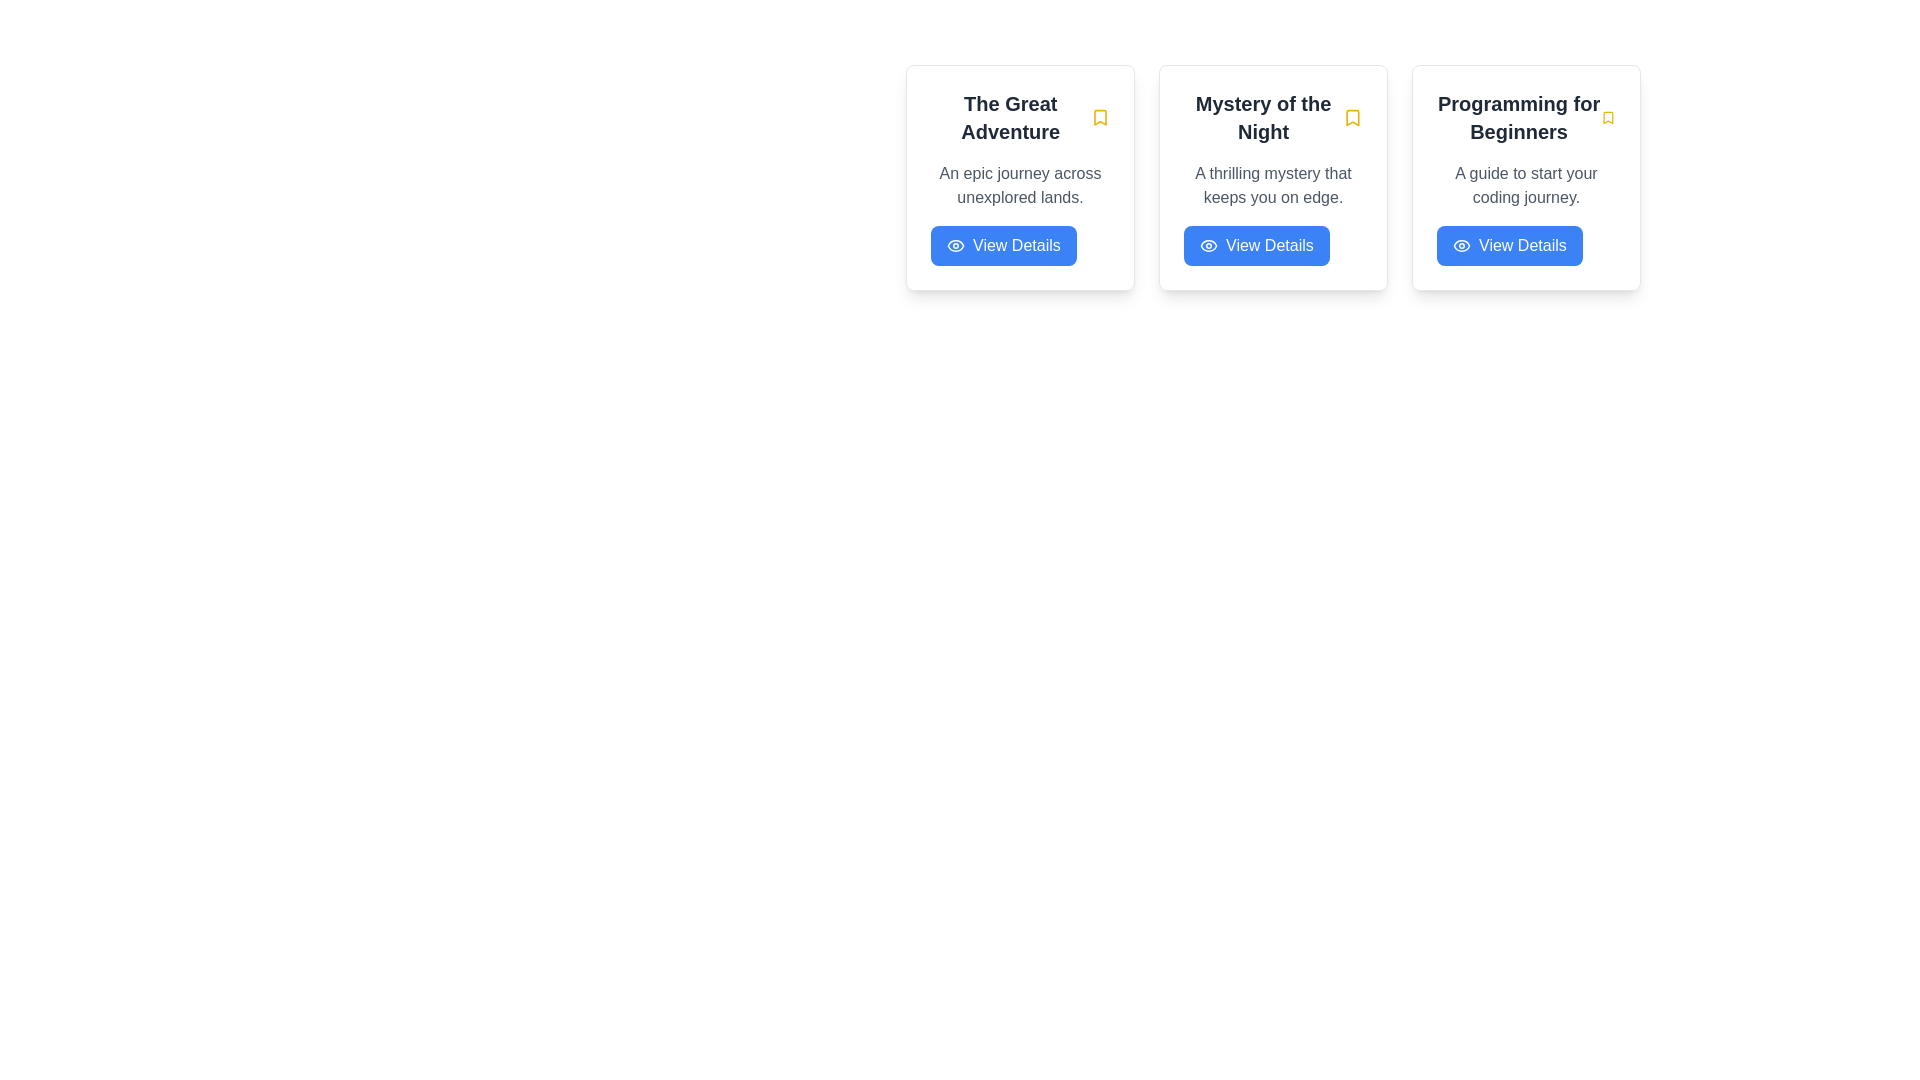 This screenshot has width=1920, height=1080. I want to click on the yellow bookmark icon, so click(1353, 118).